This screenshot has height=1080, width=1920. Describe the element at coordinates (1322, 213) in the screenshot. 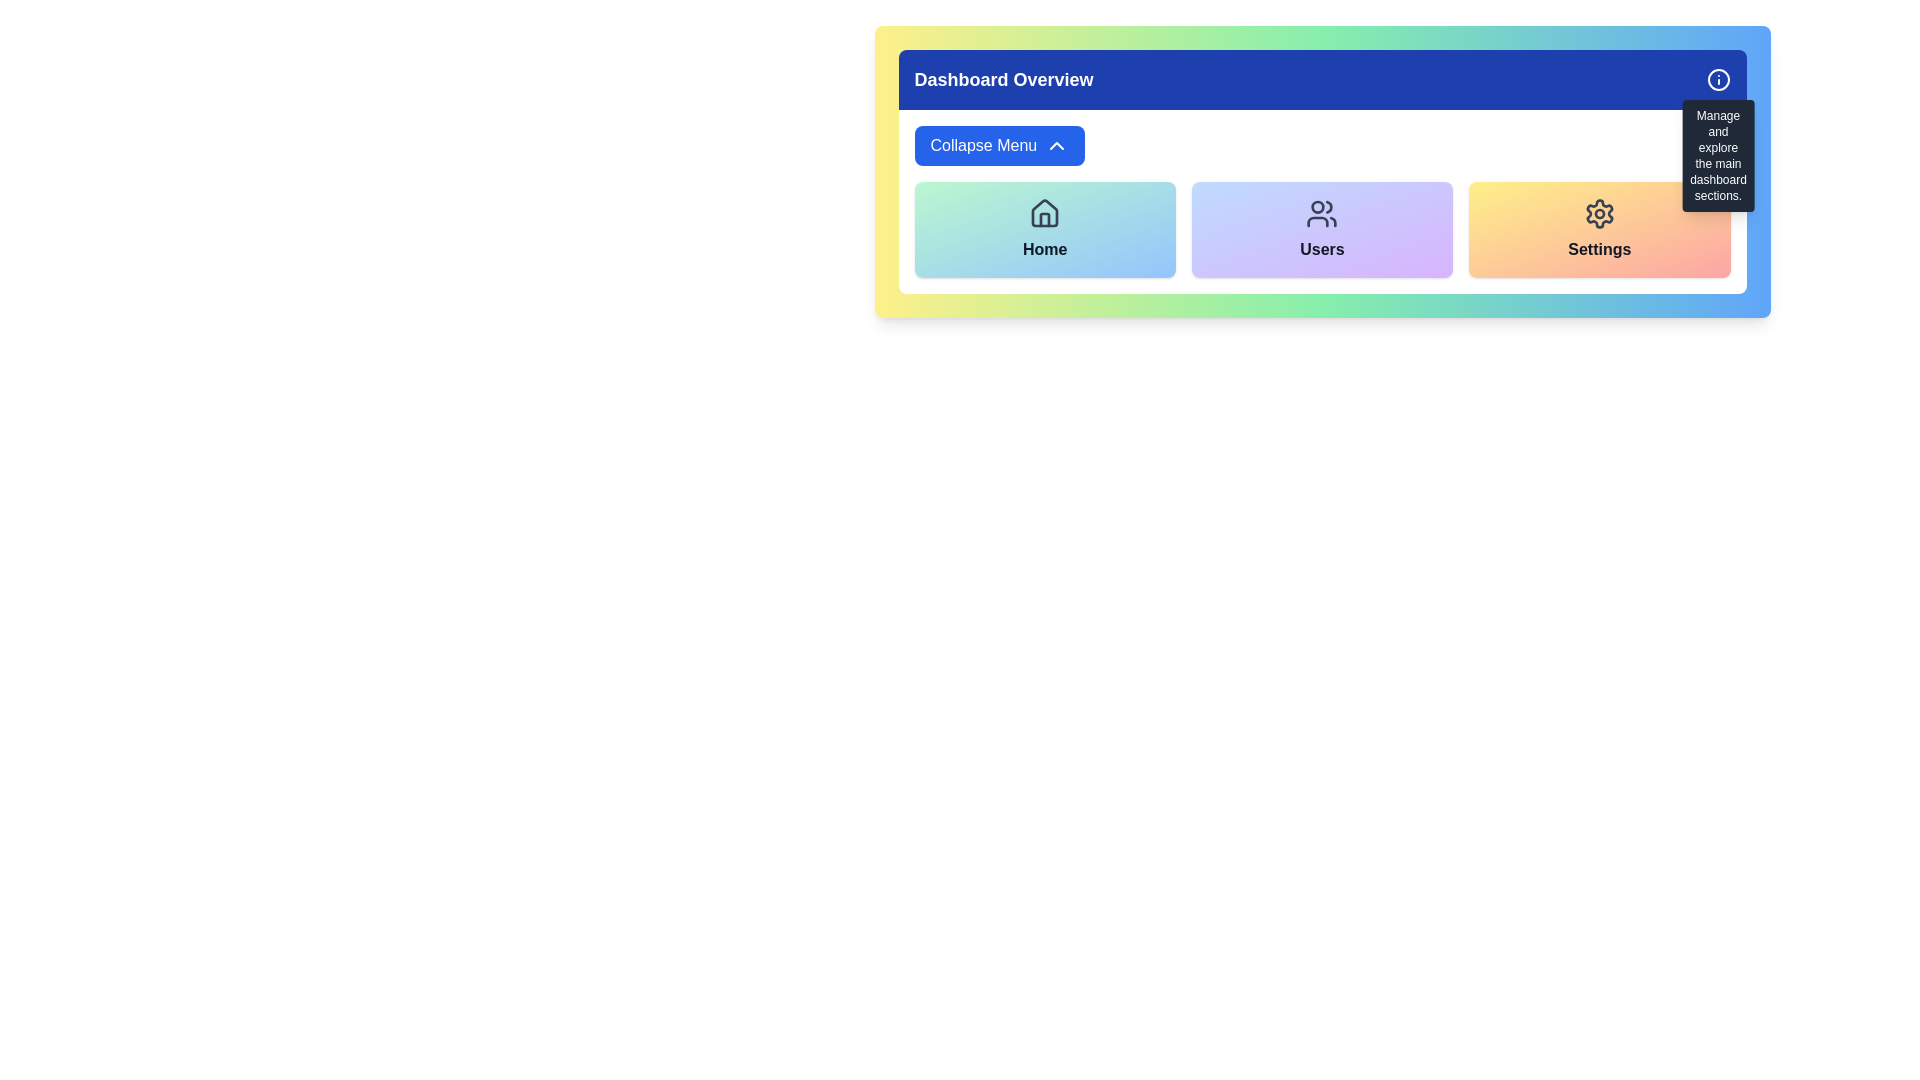

I see `the icon representing two persons, which is centrally located at the top of the 'Users' navigation card, to initiate interaction` at that location.